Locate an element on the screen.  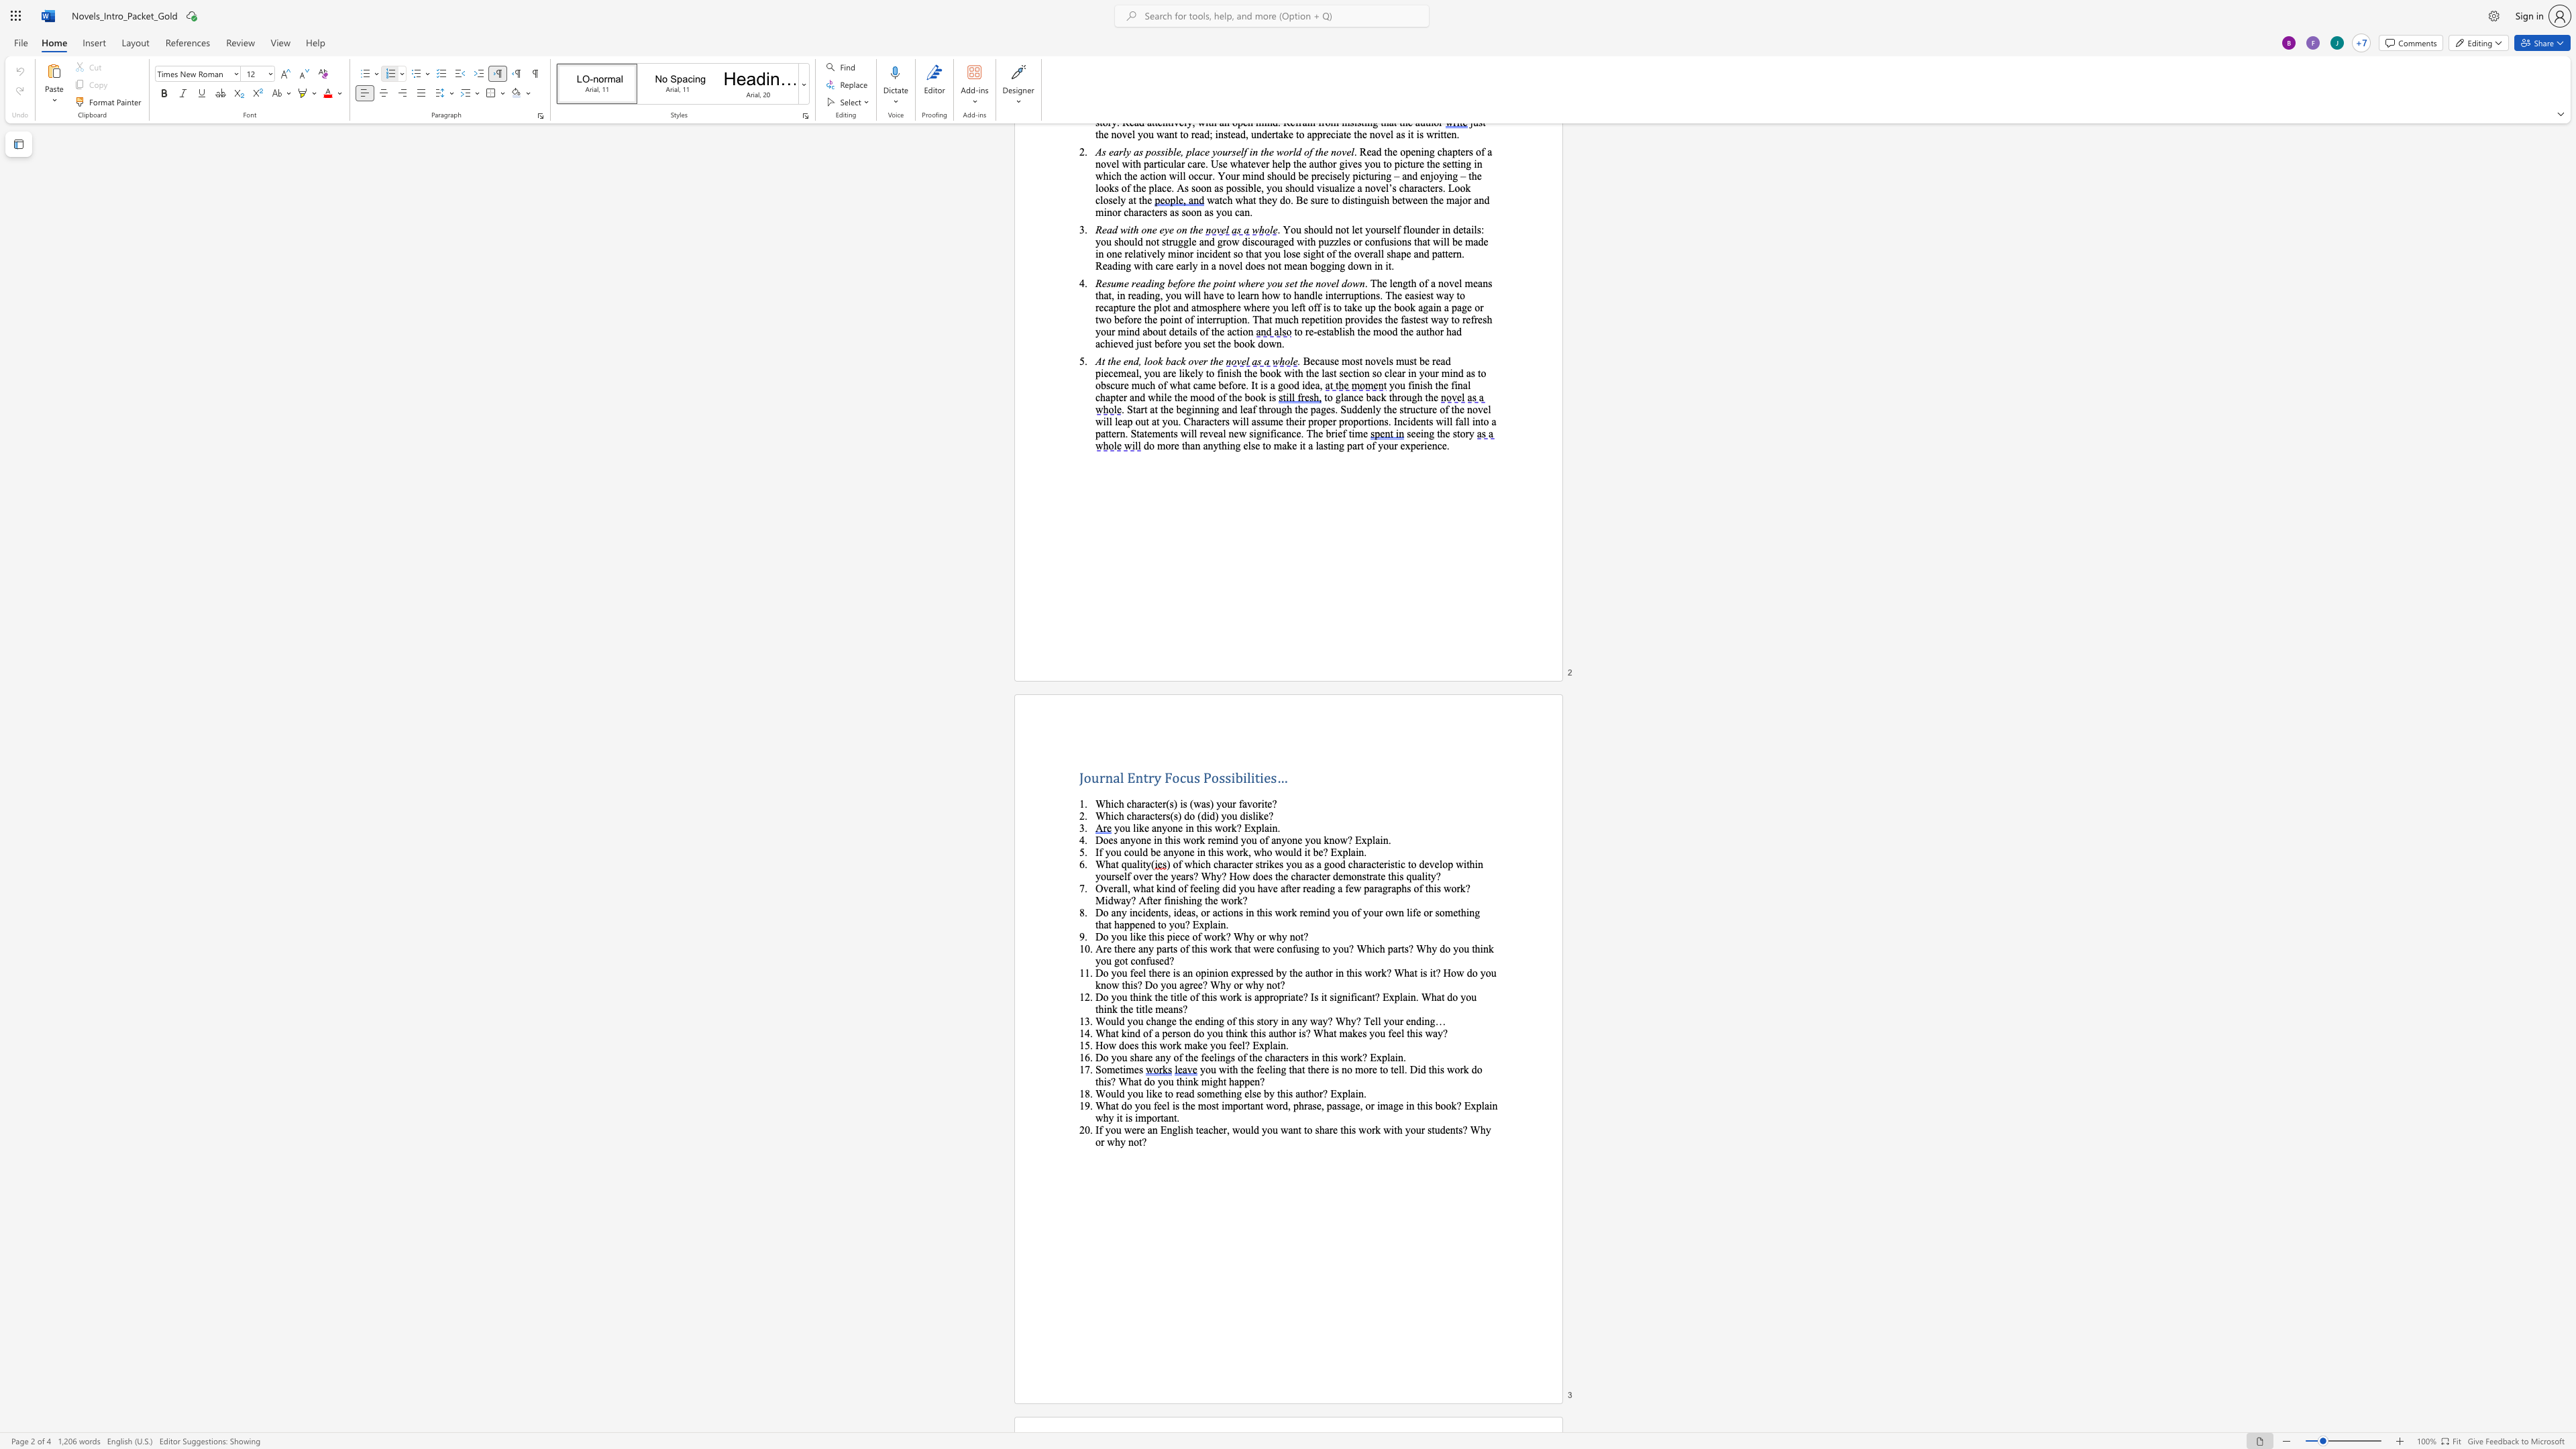
the space between the continuous character "h" and "a" in the text is located at coordinates (1136, 804).